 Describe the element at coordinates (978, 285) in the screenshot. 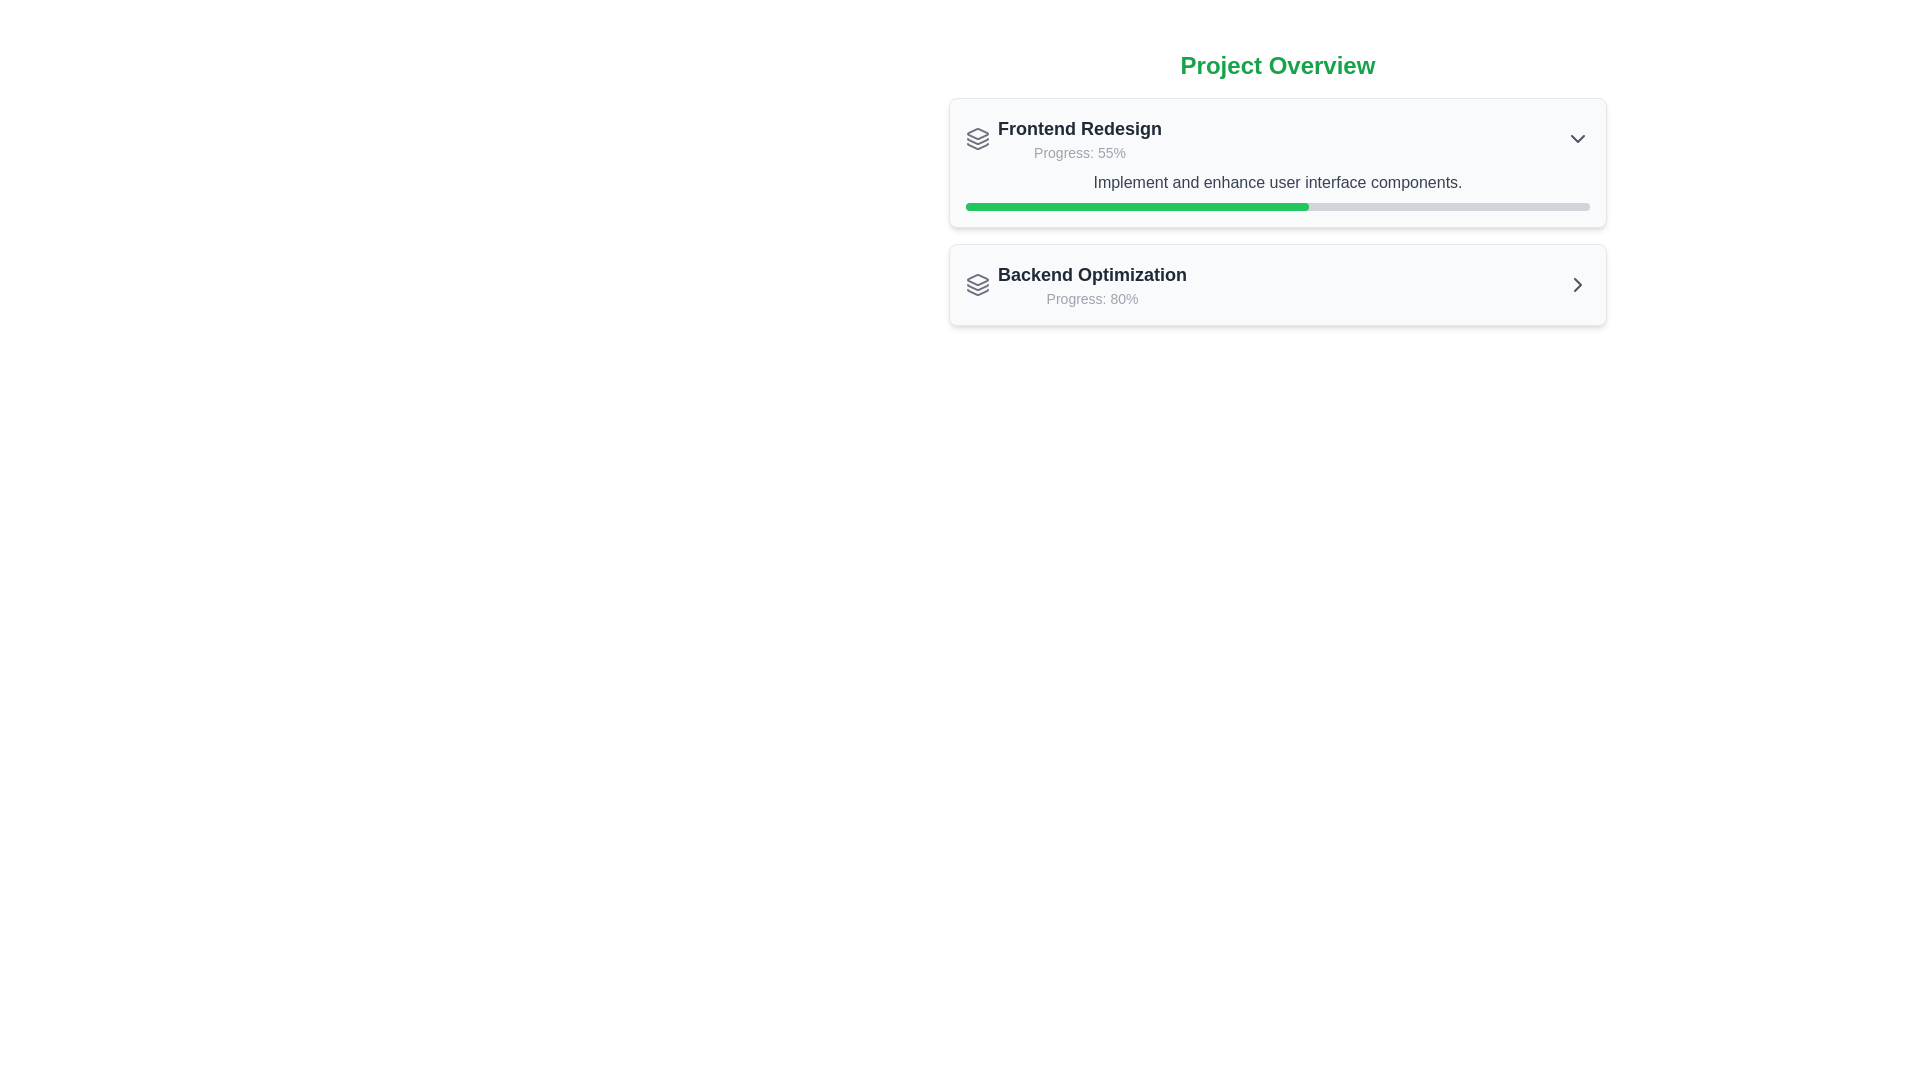

I see `or interpret the icon representing stacked layers, located on the left side of the list item labeled 'Backend Optimization'` at that location.